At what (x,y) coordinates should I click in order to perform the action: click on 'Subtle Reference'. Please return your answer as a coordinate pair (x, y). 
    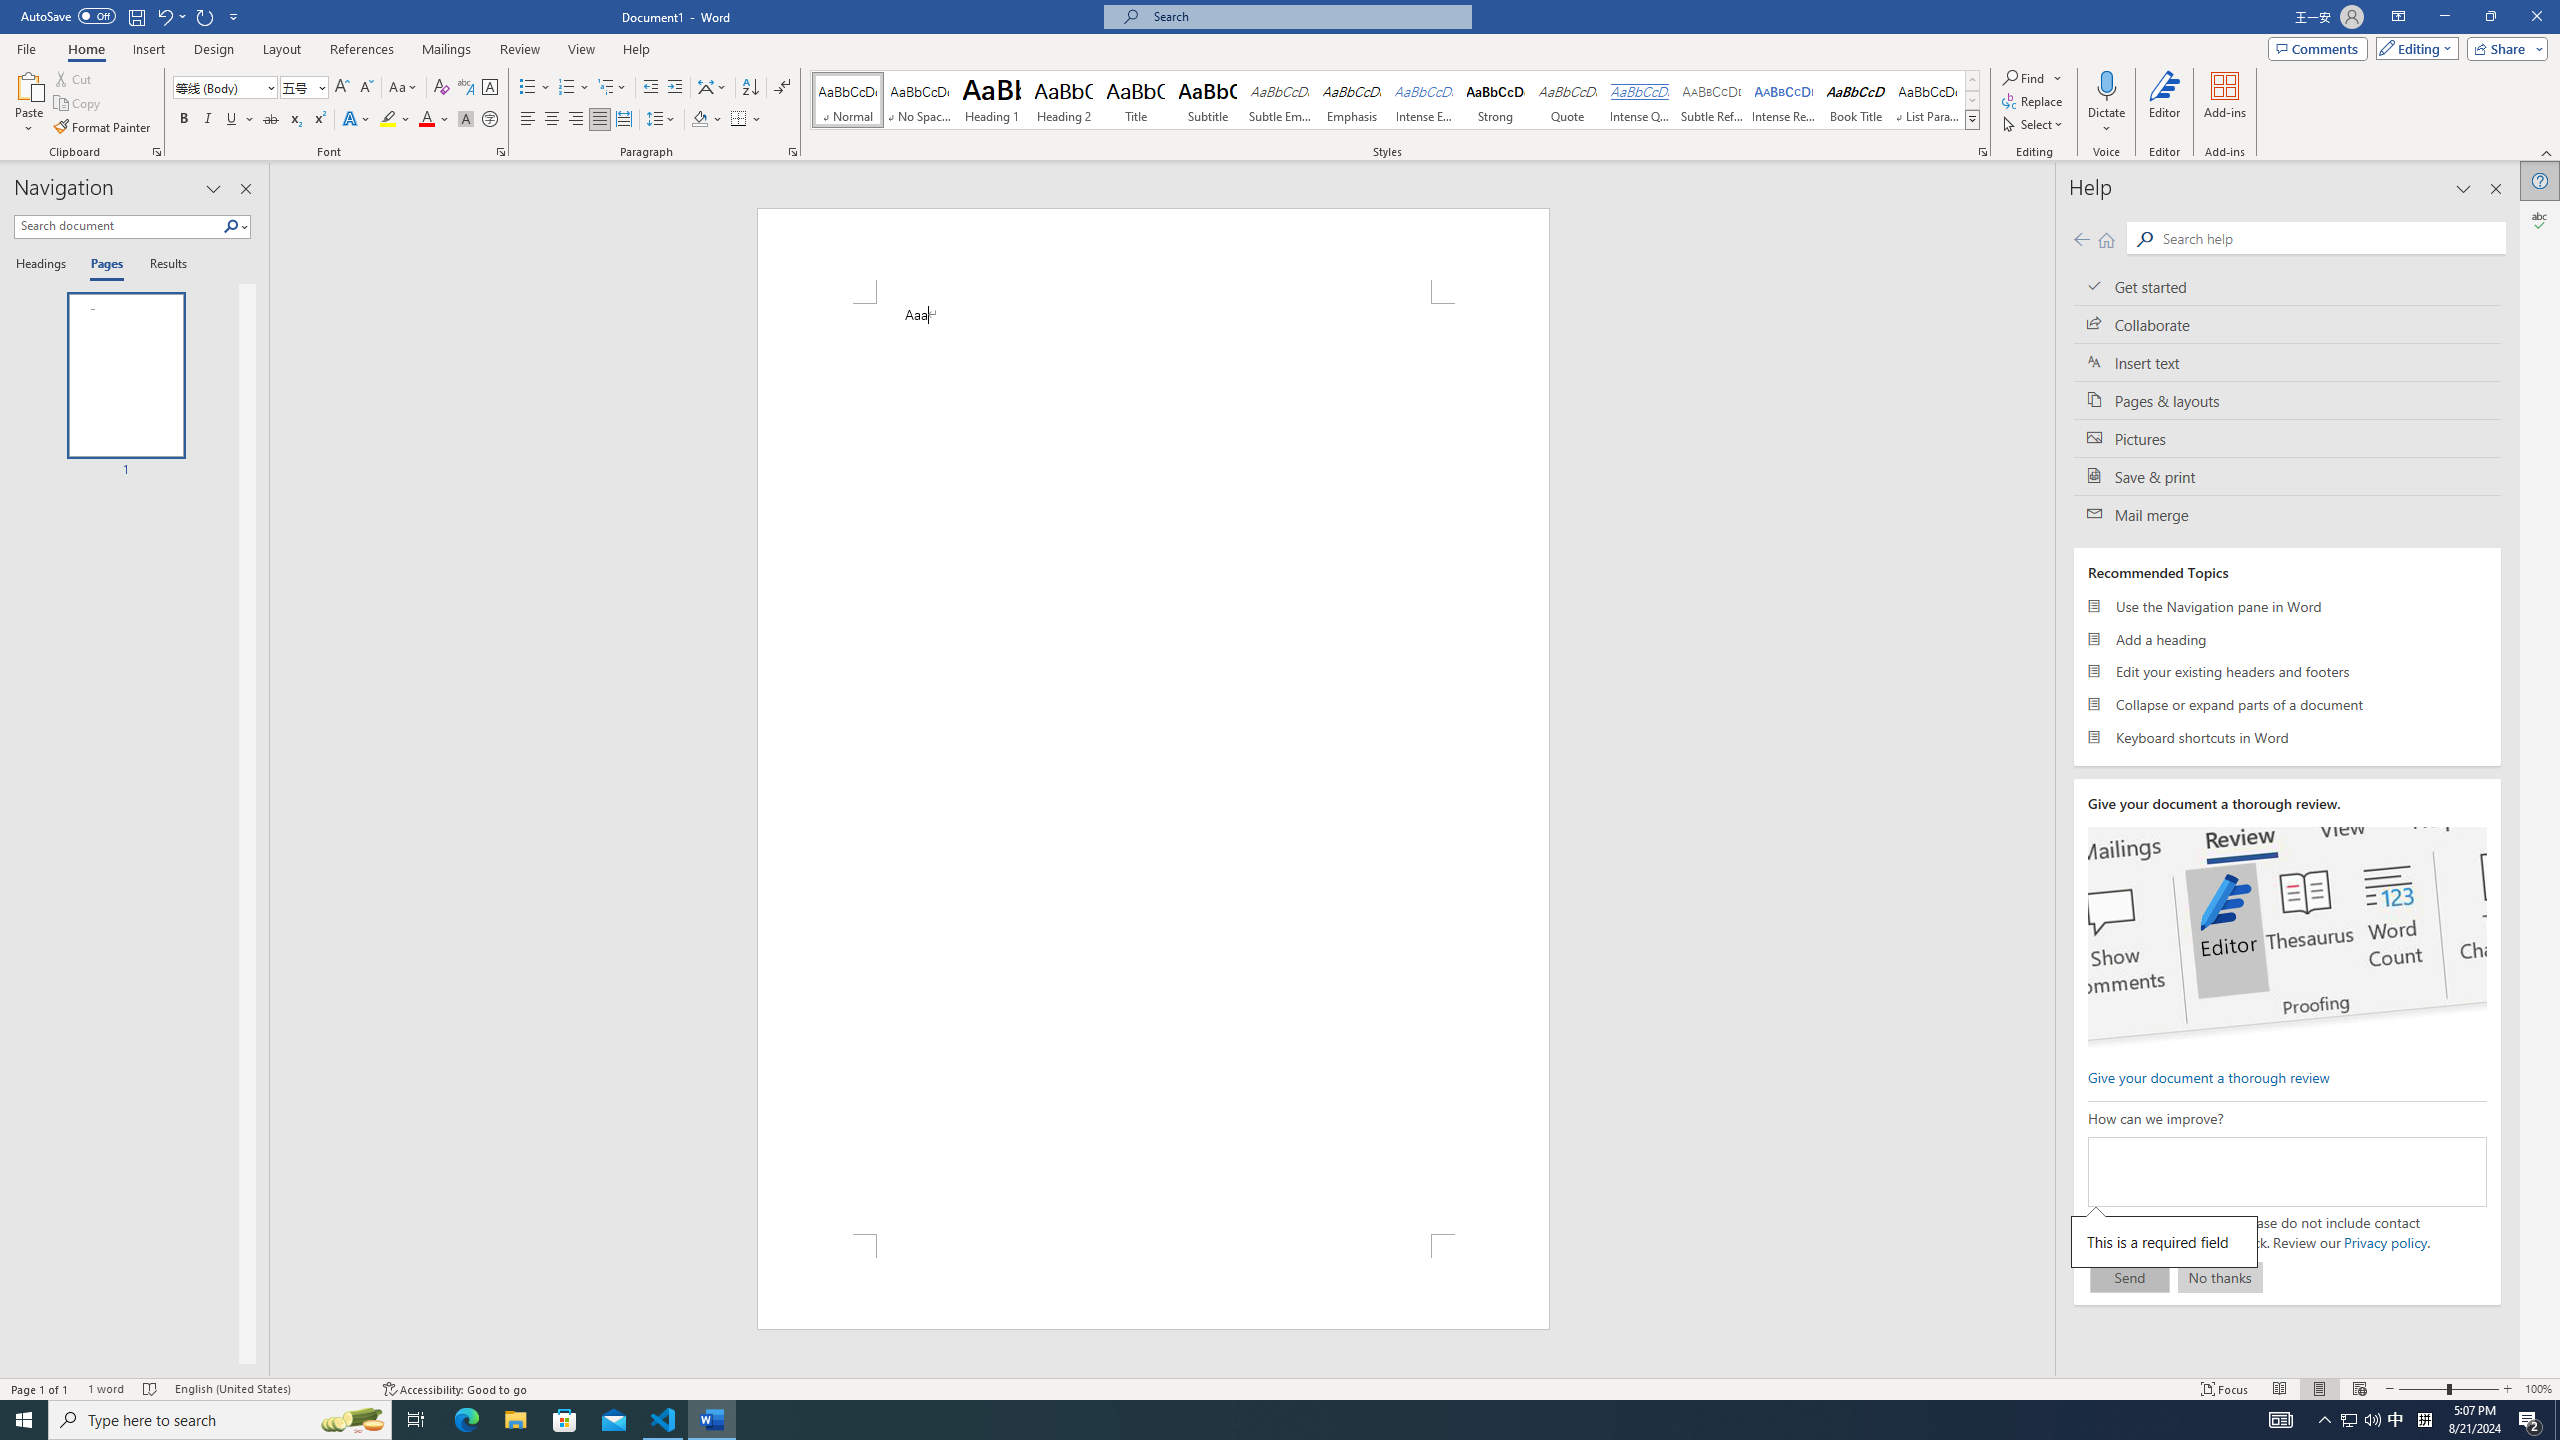
    Looking at the image, I should click on (1712, 99).